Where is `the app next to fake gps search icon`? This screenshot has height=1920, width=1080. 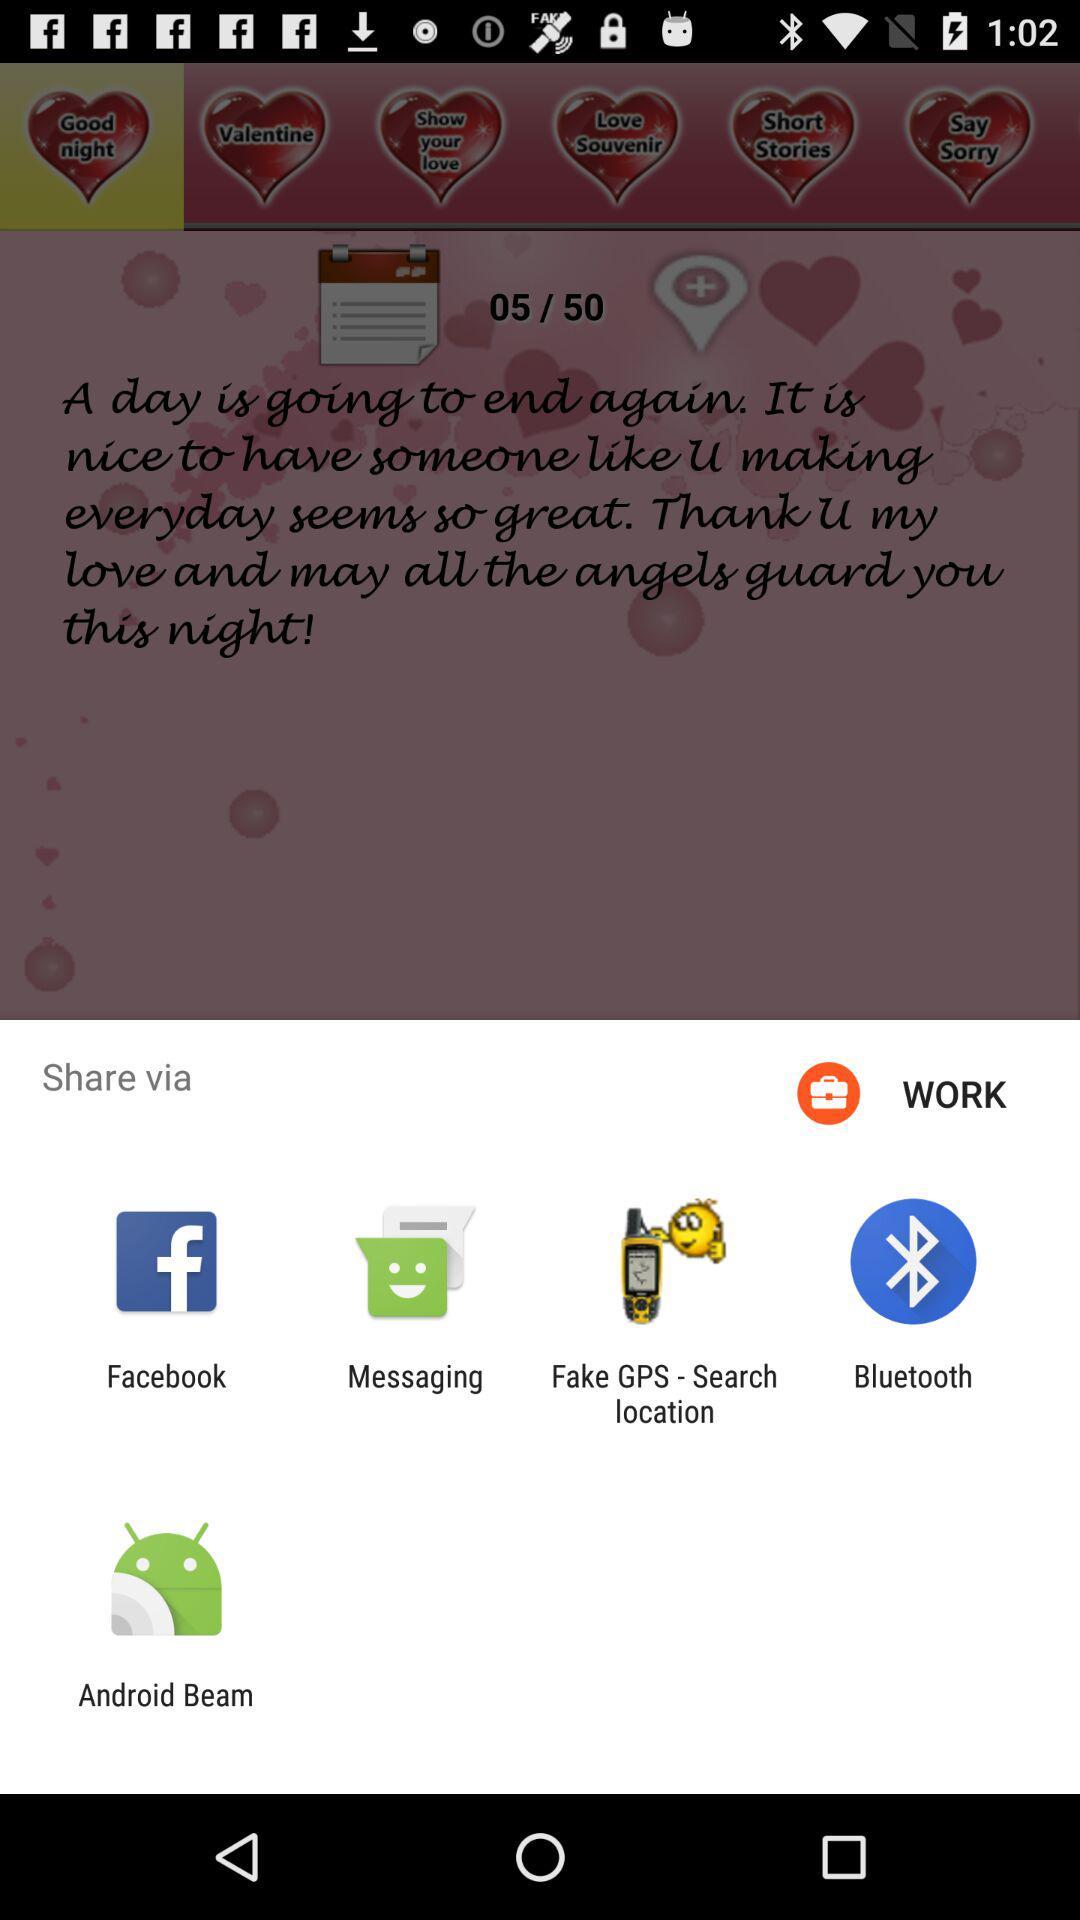 the app next to fake gps search icon is located at coordinates (913, 1392).